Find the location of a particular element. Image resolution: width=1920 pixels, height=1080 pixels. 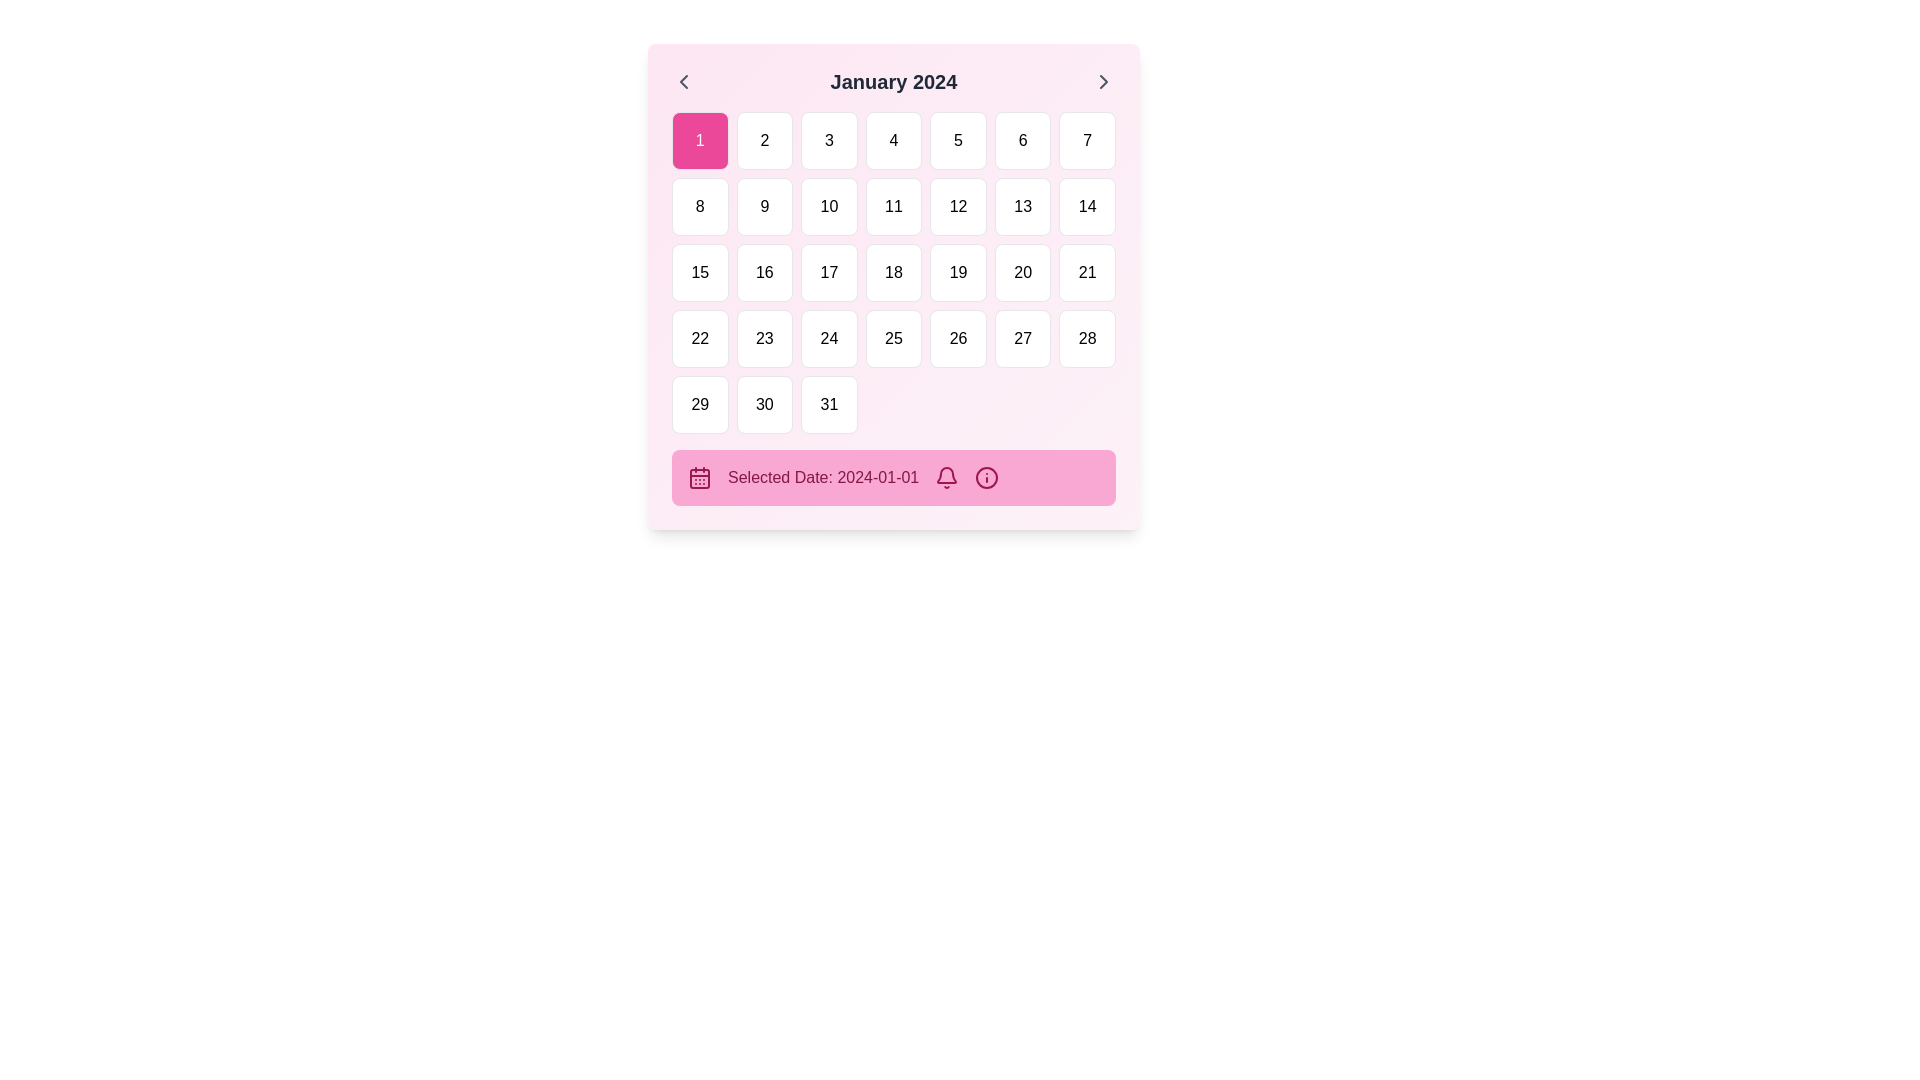

the interactive chevron arrow icon located in the top-right corner of the calendar interface is located at coordinates (1103, 80).